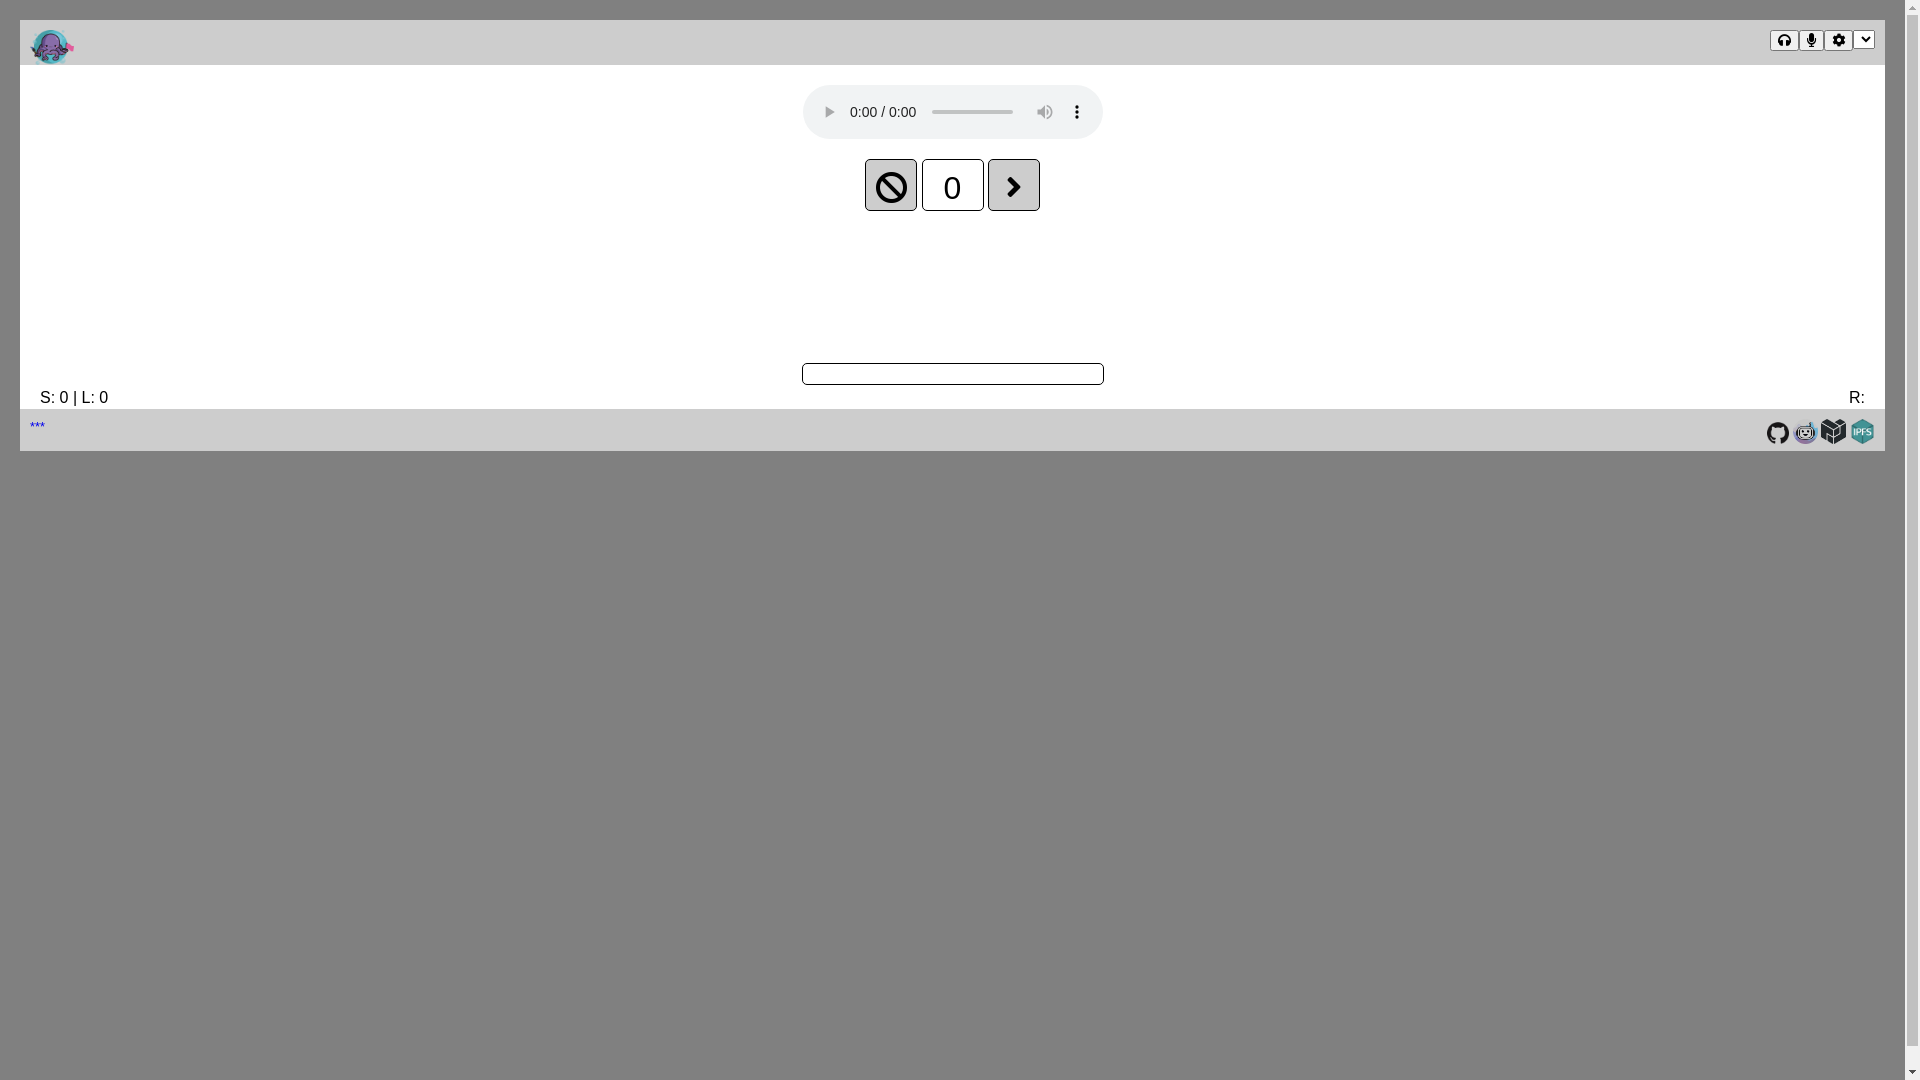 This screenshot has width=1920, height=1080. Describe the element at coordinates (37, 425) in the screenshot. I see `'***'` at that location.